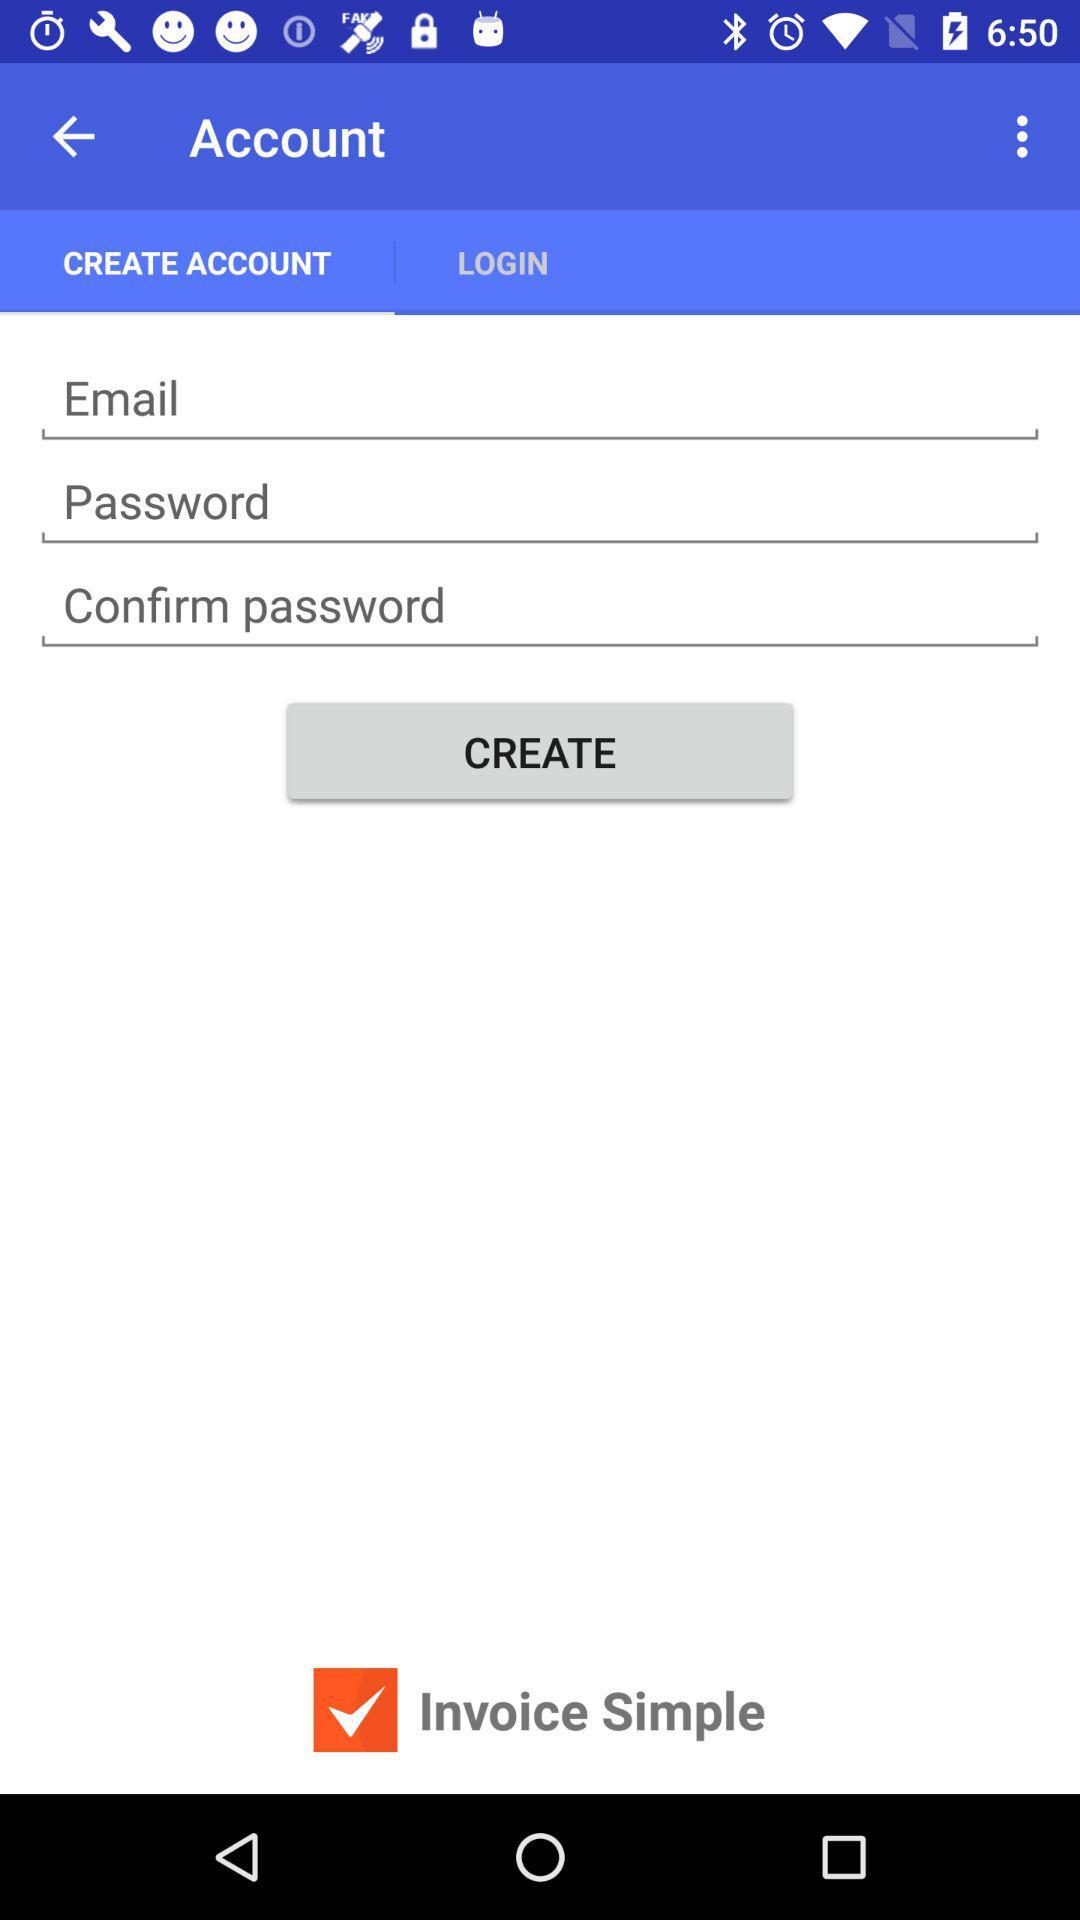  I want to click on item to the right of login app, so click(1027, 135).